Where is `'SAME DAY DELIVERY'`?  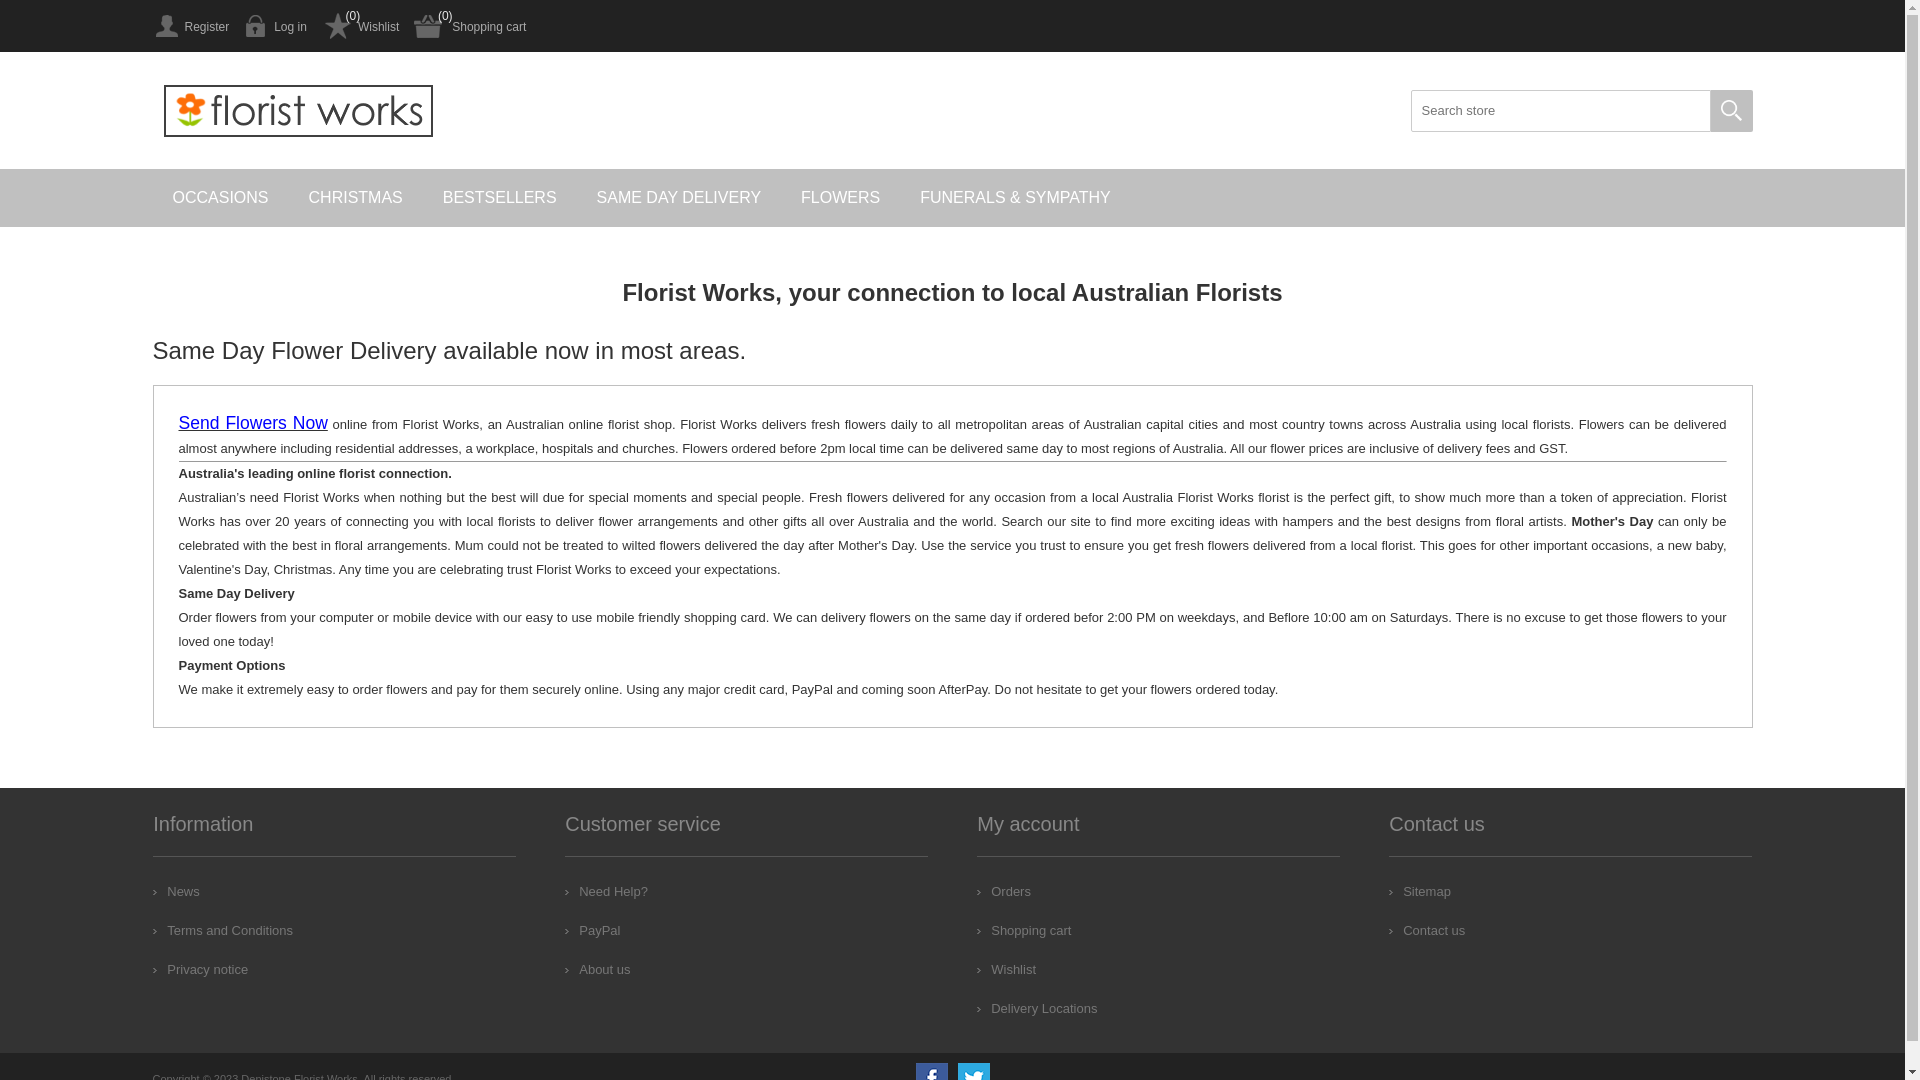 'SAME DAY DELIVERY' is located at coordinates (679, 197).